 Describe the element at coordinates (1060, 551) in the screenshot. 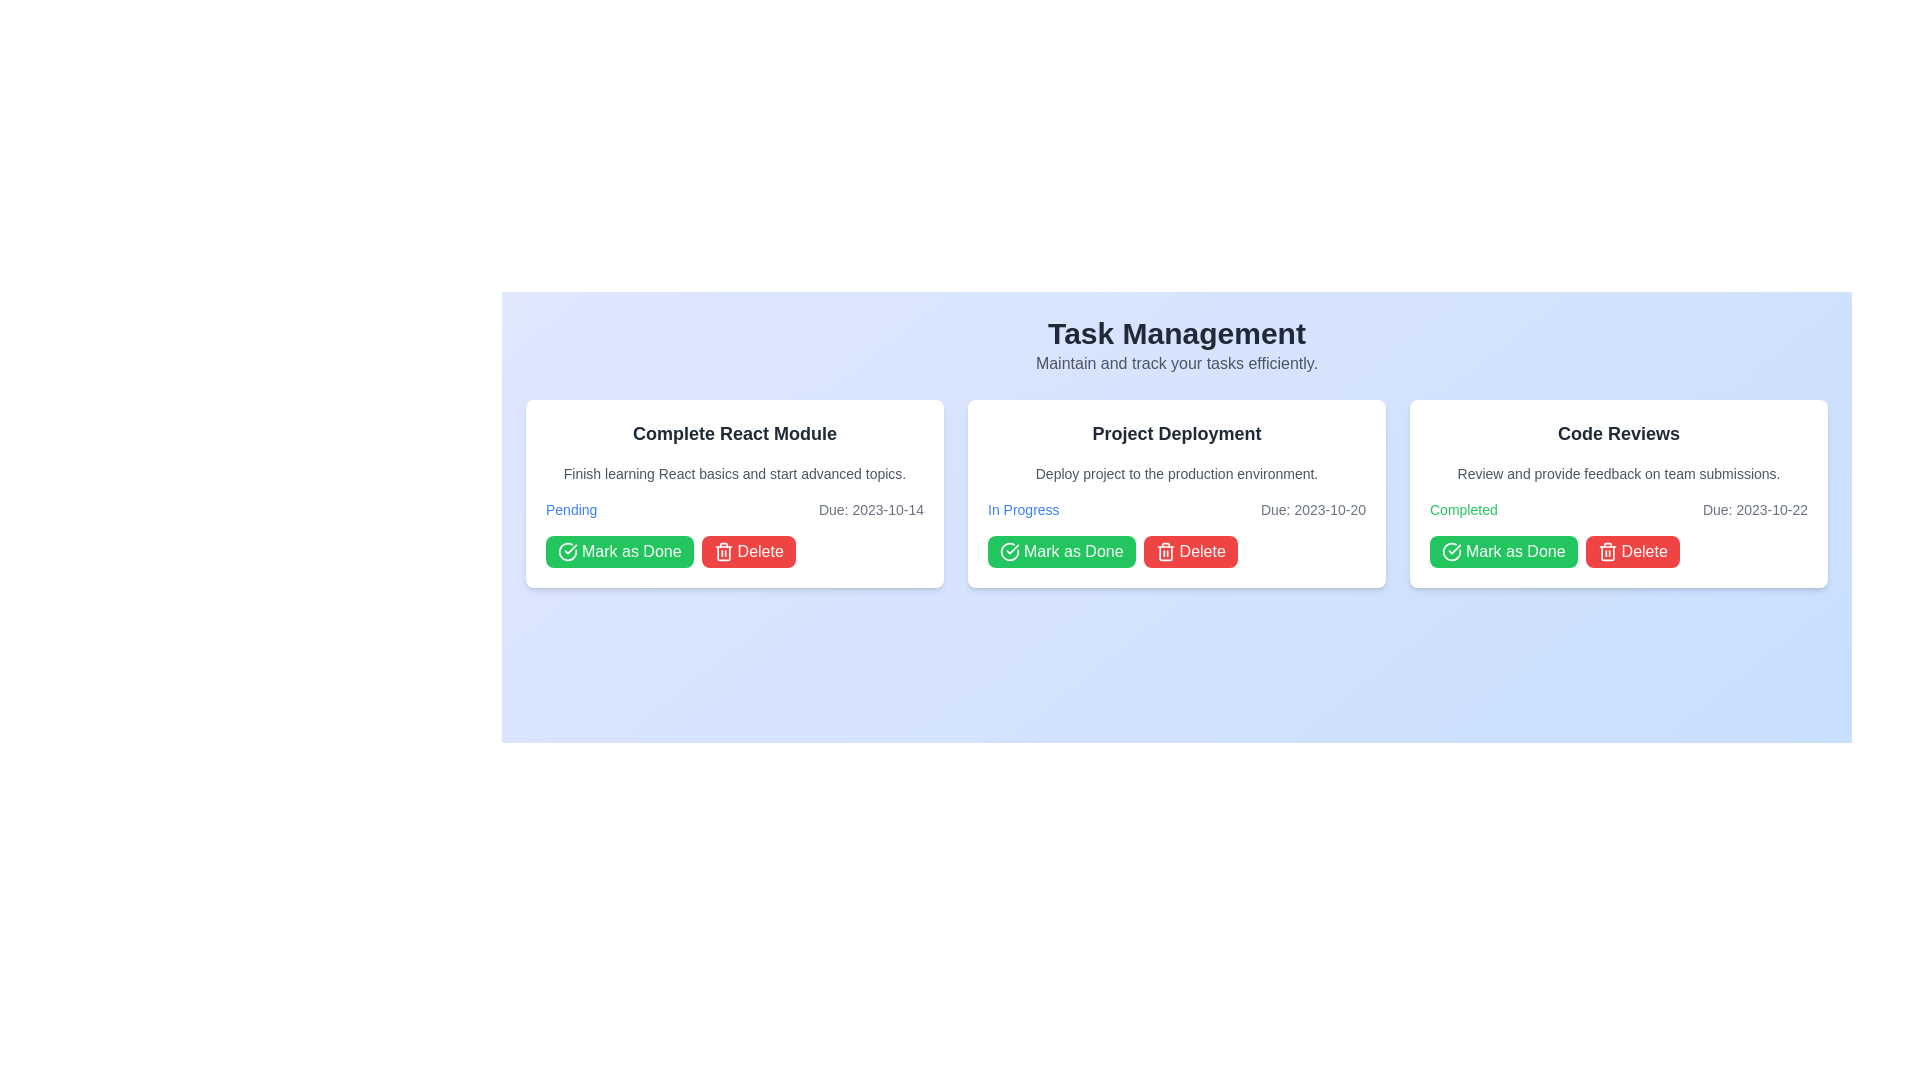

I see `the green button labeled 'Mark as Done' with a checkmark icon to mark the task as done` at that location.